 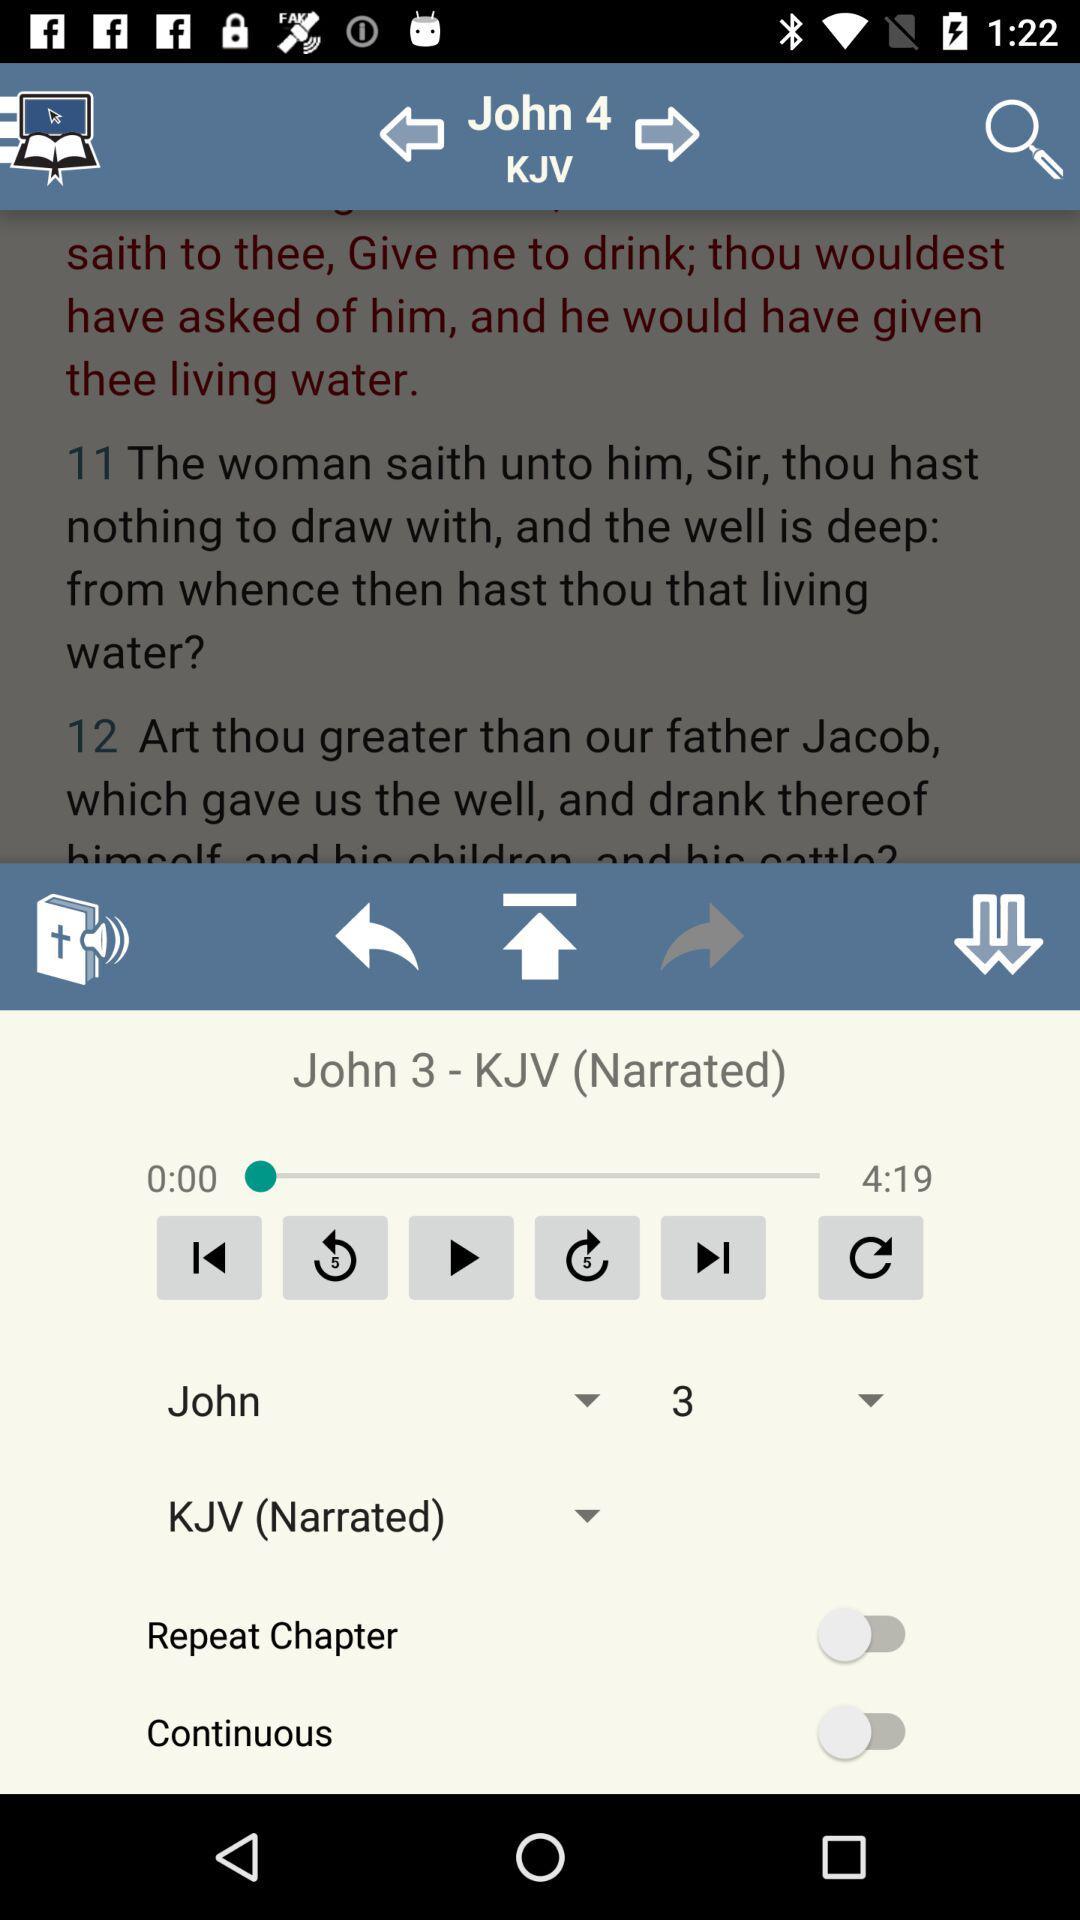 I want to click on redo option, so click(x=701, y=935).